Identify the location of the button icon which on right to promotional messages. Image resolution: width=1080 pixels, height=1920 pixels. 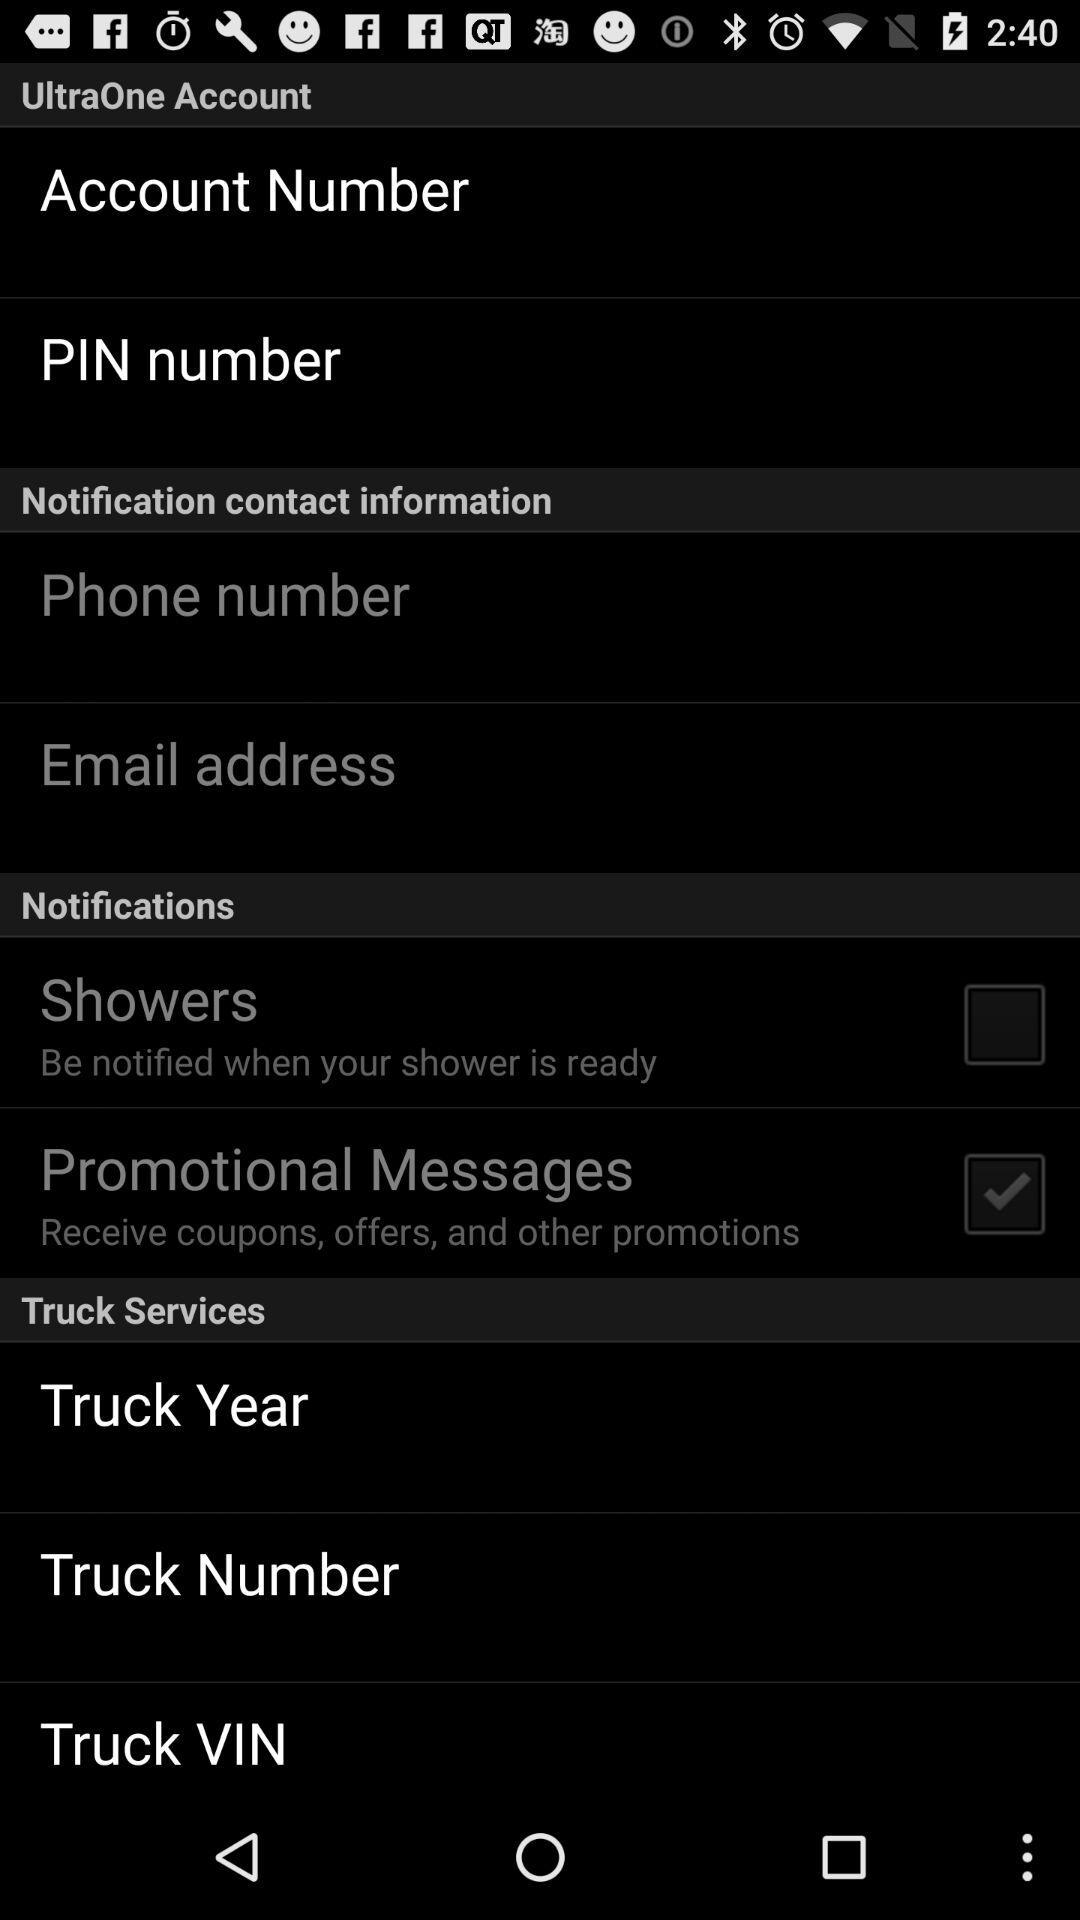
(1003, 1193).